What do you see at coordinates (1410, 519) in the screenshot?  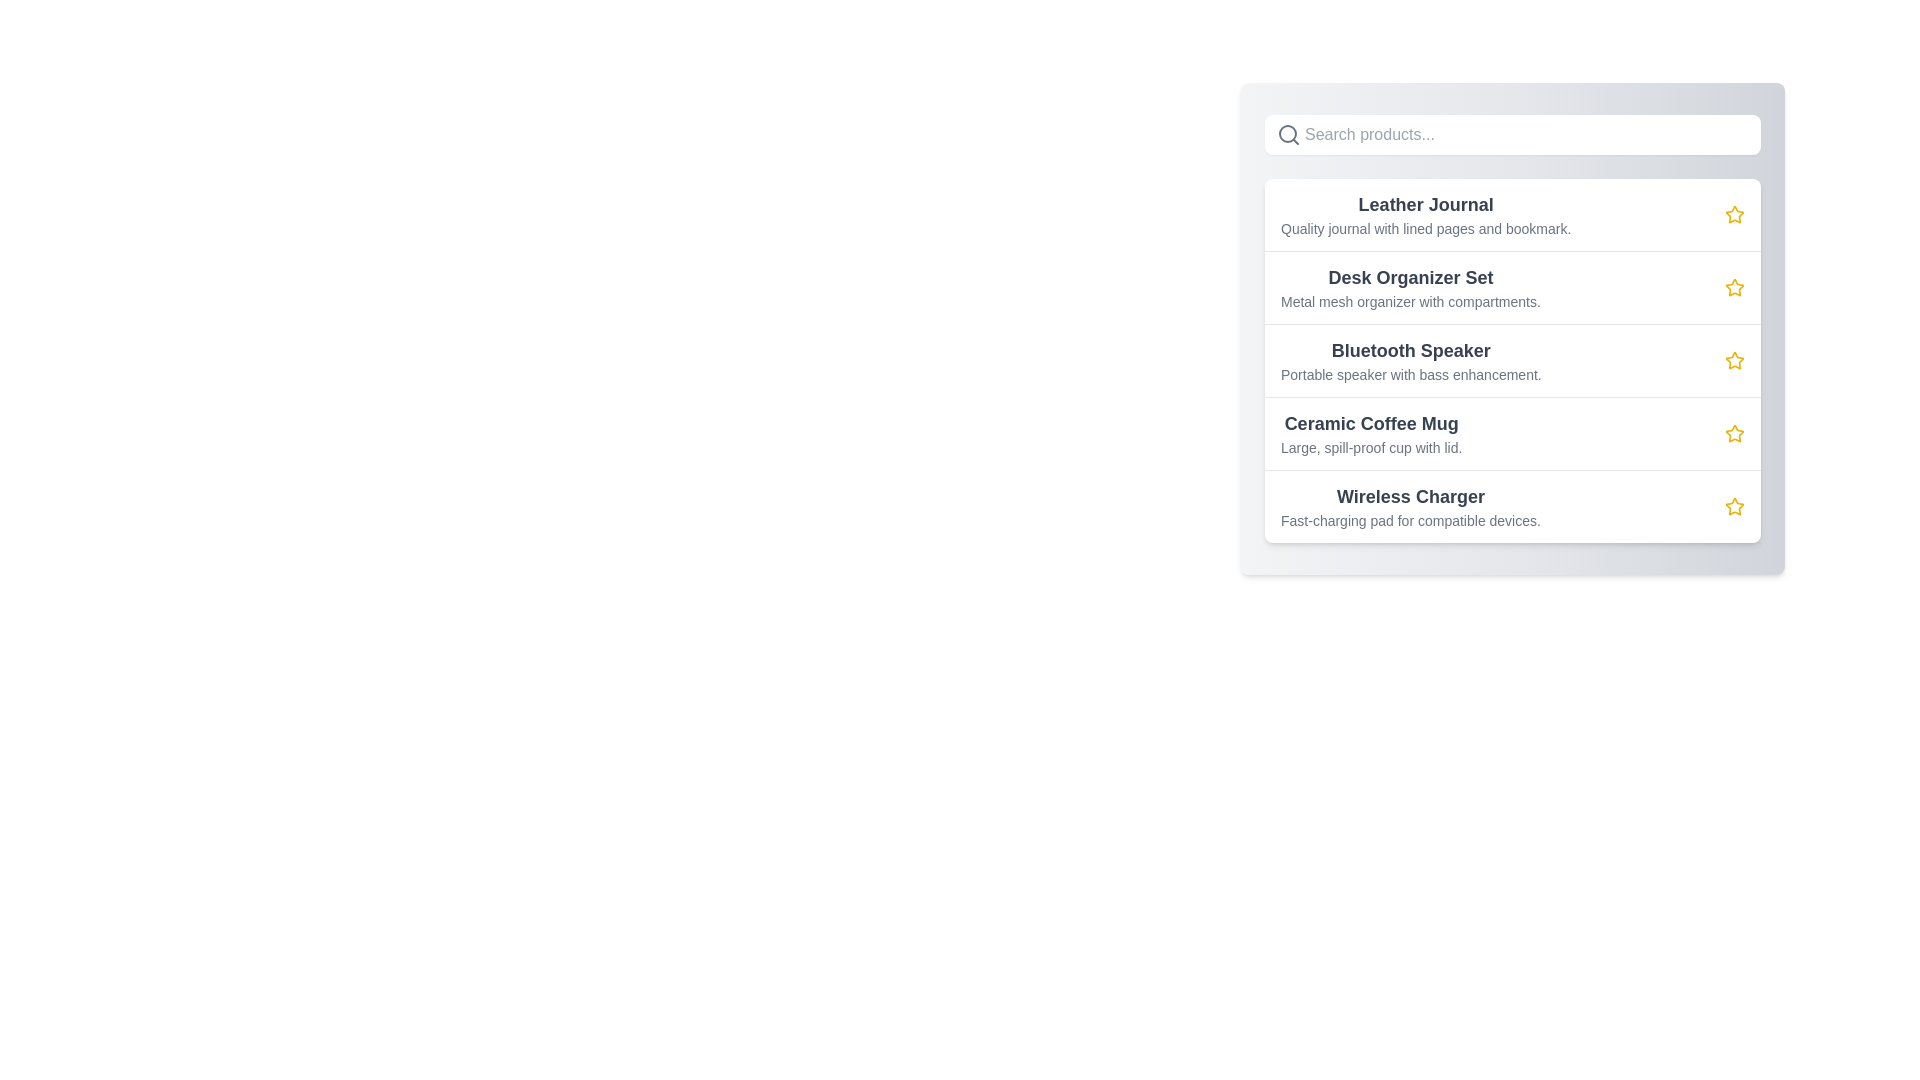 I see `the text label providing a brief description of the 'Wireless Charger' item, which details its fast-charging capability for compatible devices, located directly below the title in the item list` at bounding box center [1410, 519].